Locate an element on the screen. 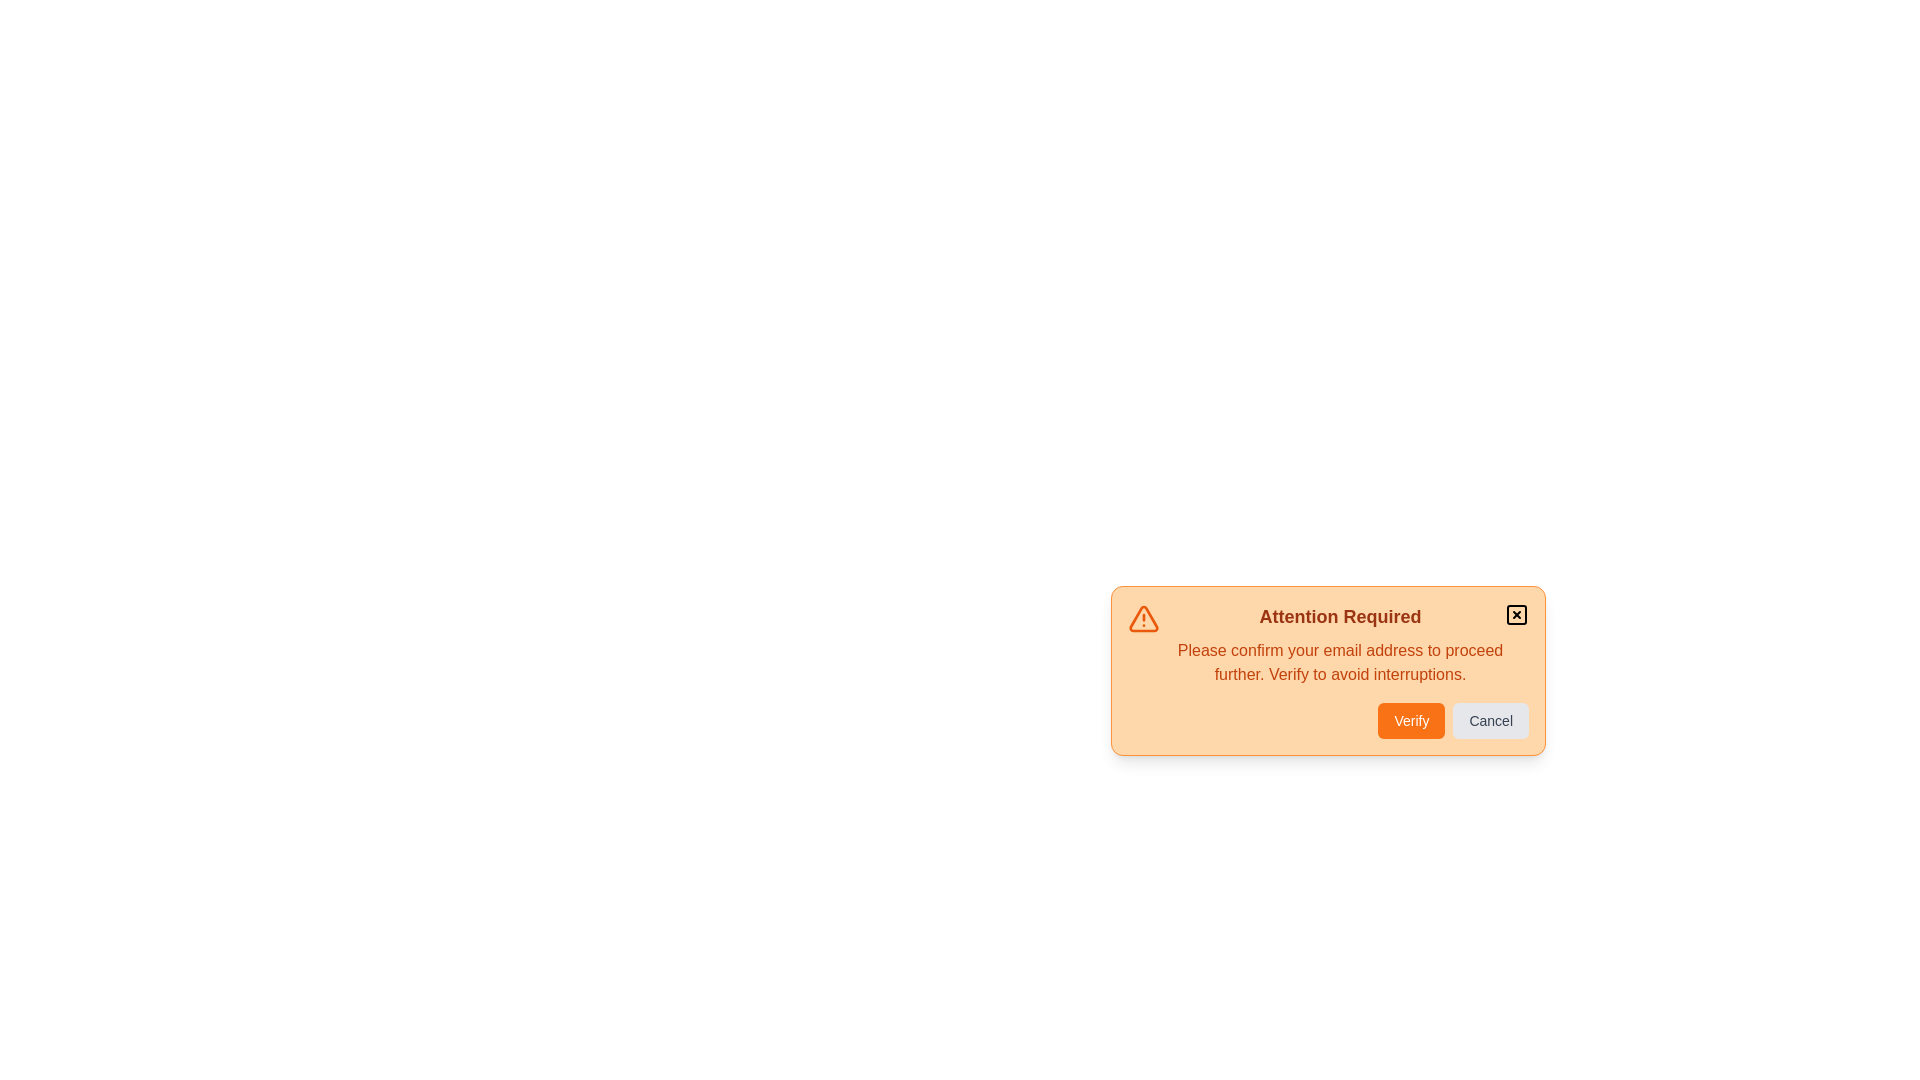  the verify button is located at coordinates (1410, 721).